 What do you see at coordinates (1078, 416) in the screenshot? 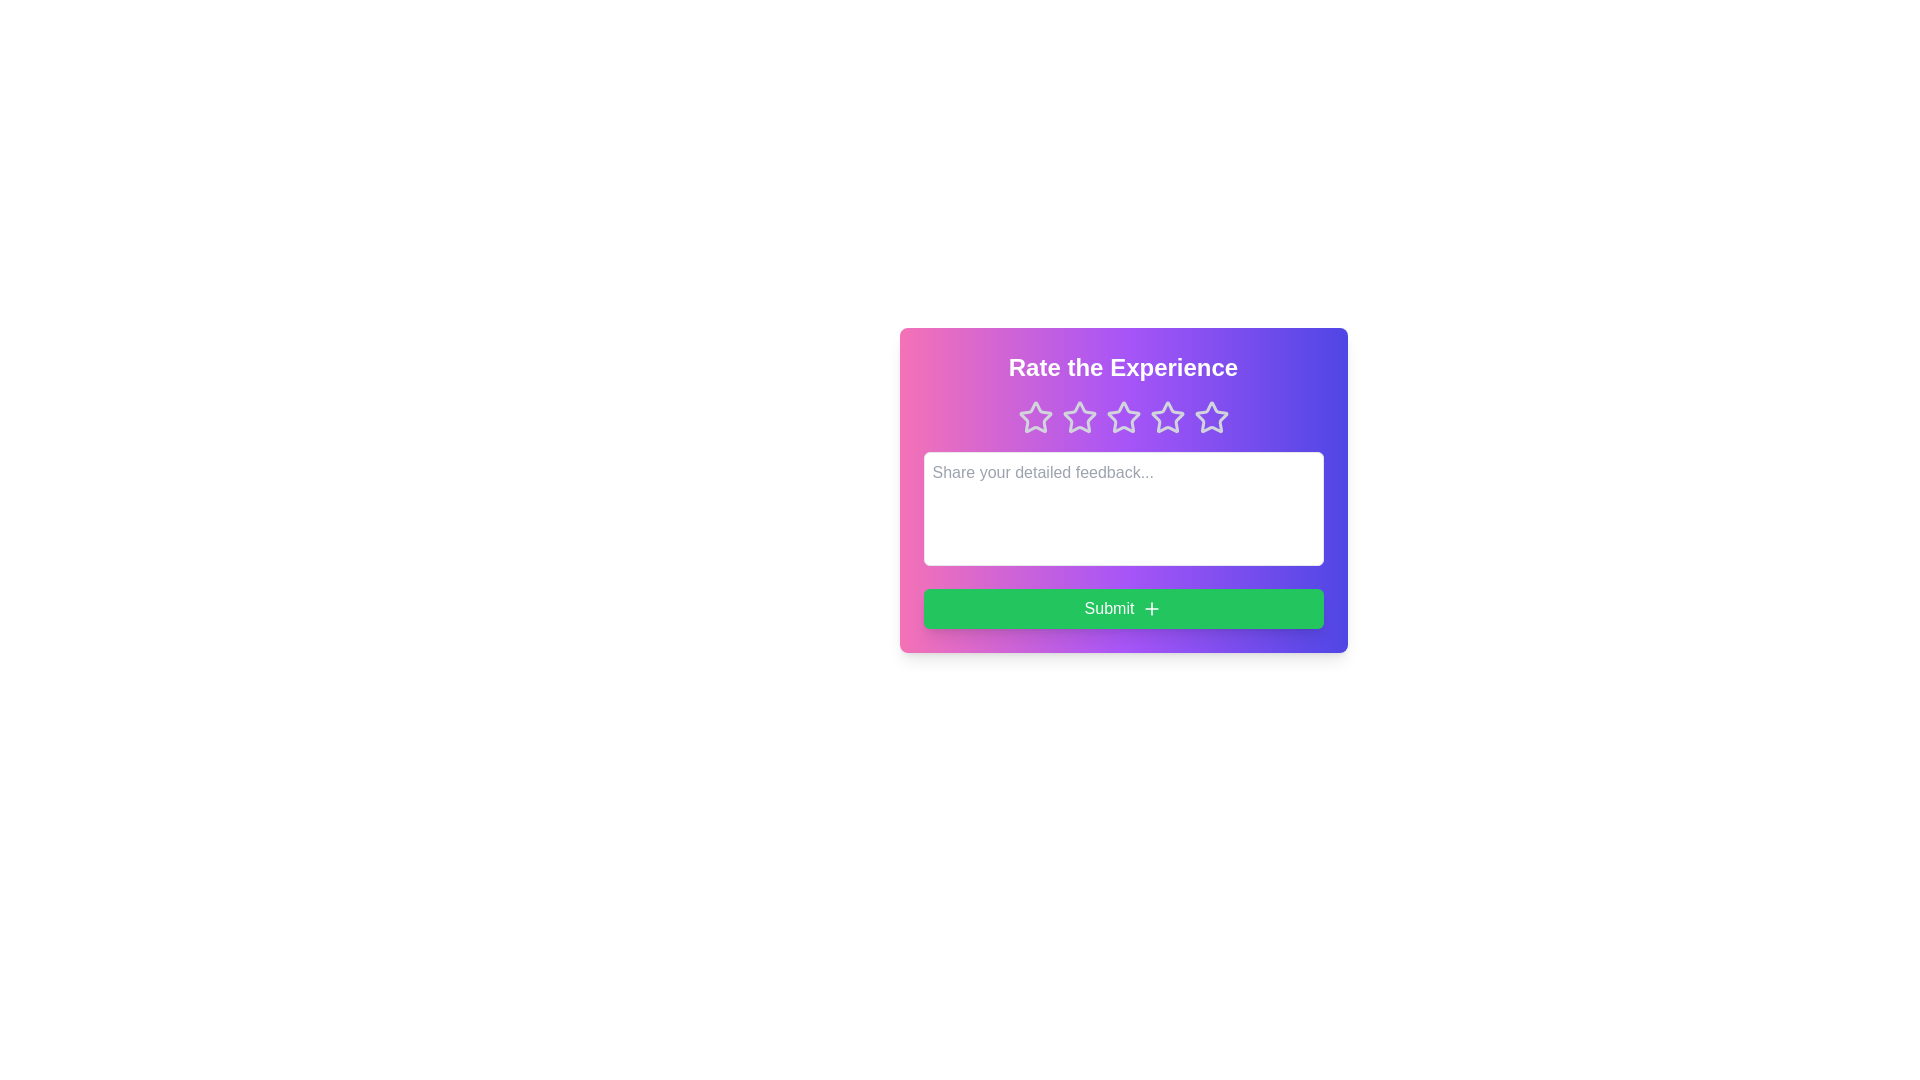
I see `the star corresponding to the desired rating 2` at bounding box center [1078, 416].